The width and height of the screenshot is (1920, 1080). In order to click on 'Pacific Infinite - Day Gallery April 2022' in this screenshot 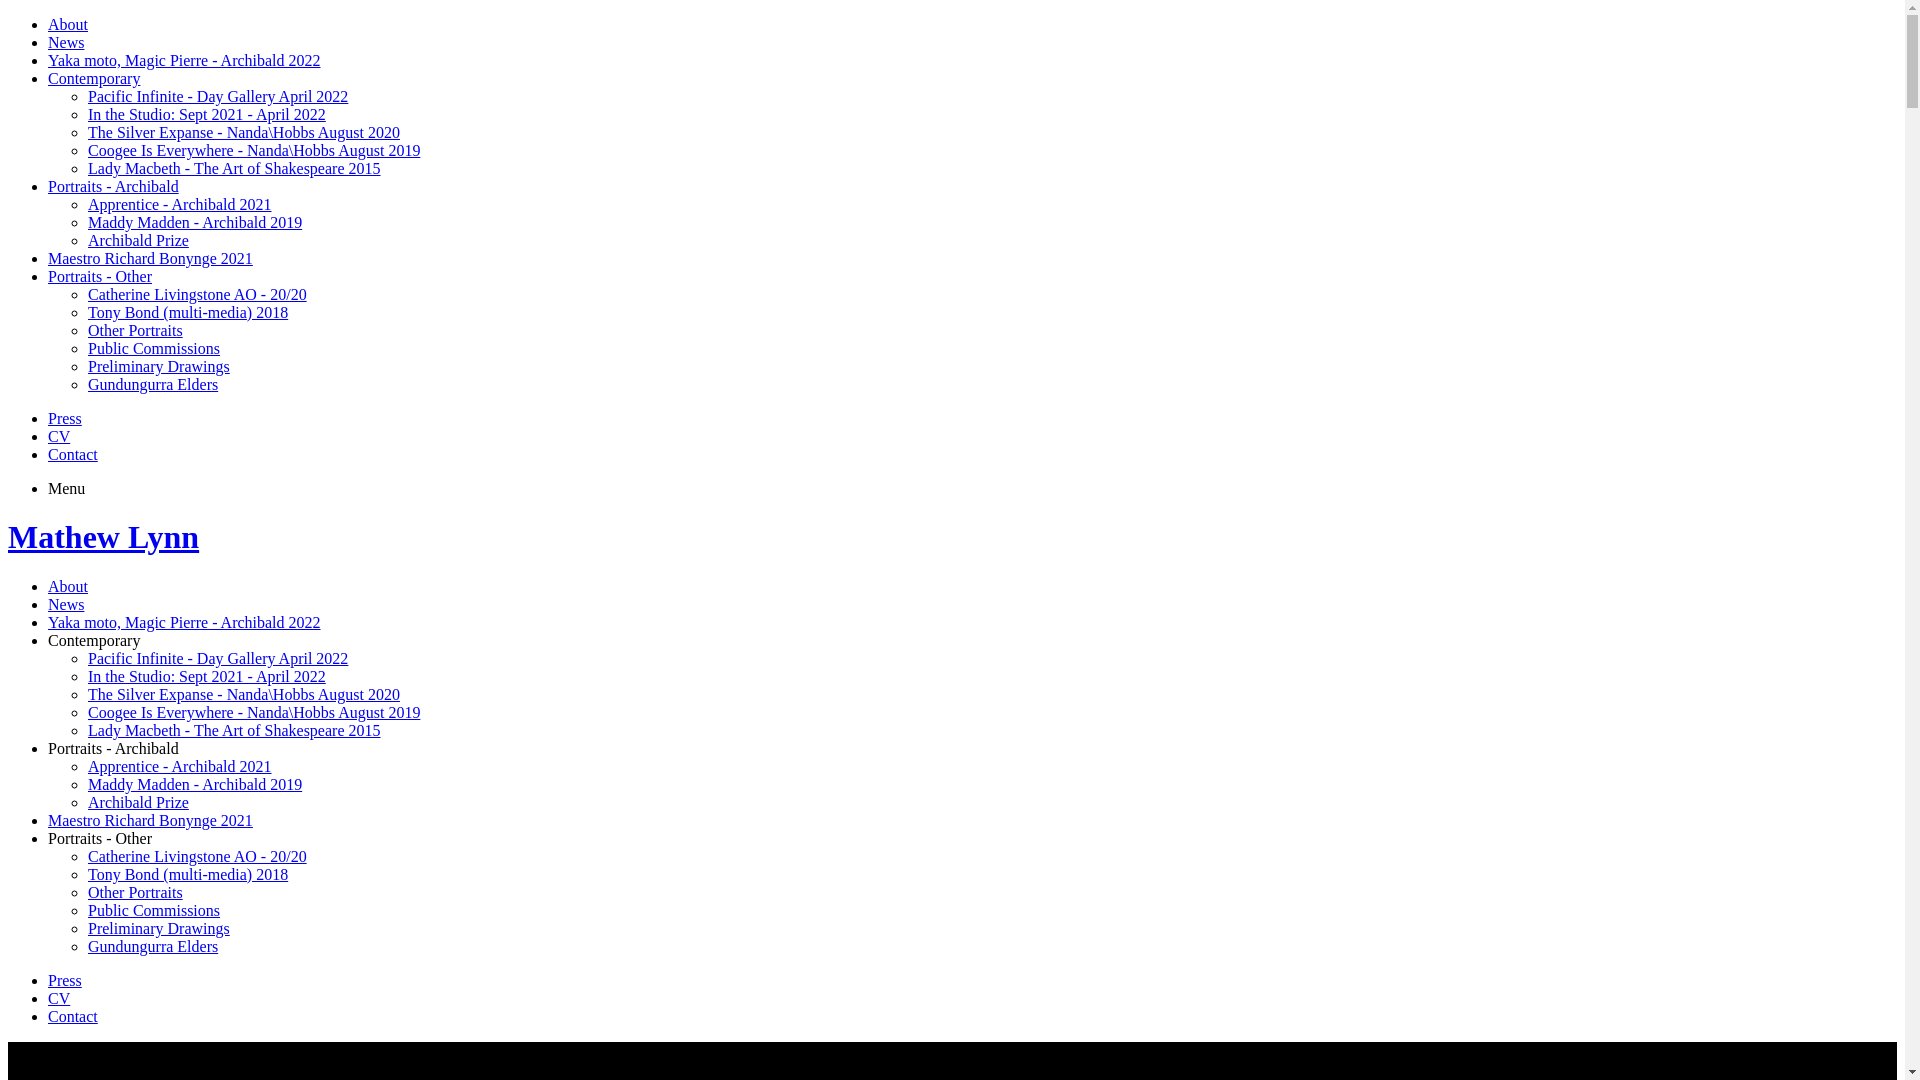, I will do `click(217, 658)`.